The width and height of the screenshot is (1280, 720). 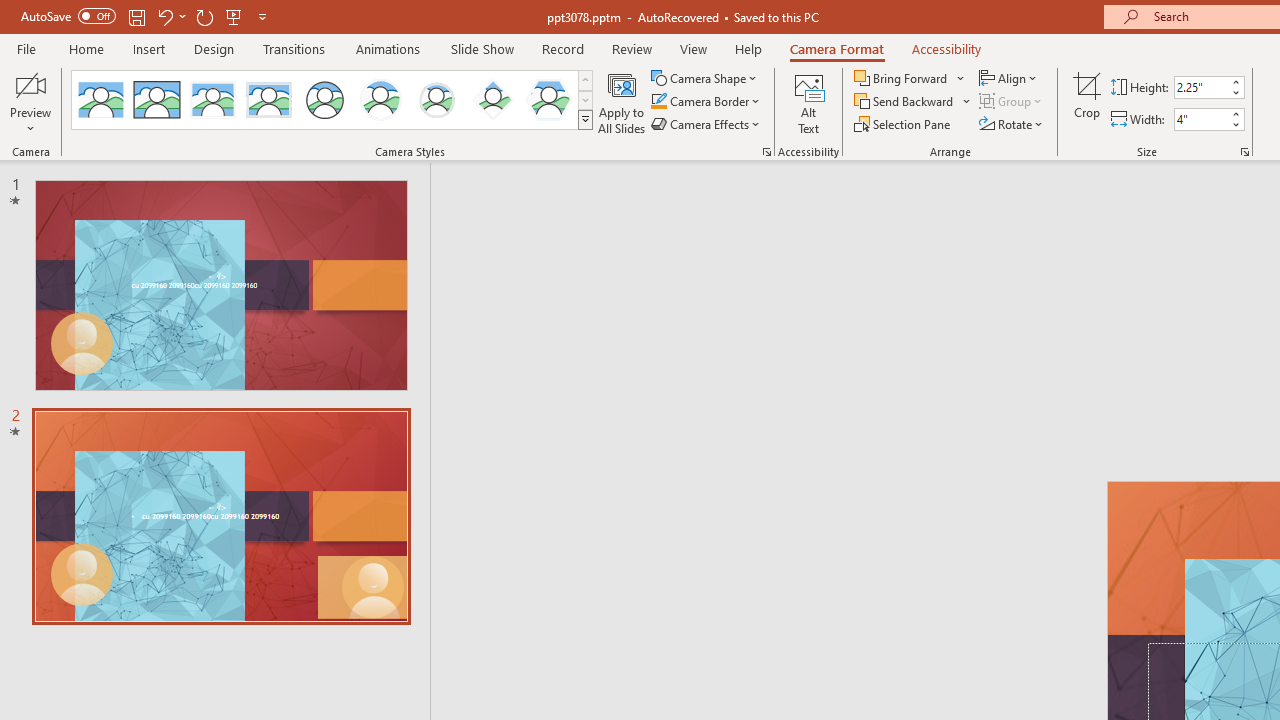 What do you see at coordinates (658, 101) in the screenshot?
I see `'Camera Border Green, Accent 1'` at bounding box center [658, 101].